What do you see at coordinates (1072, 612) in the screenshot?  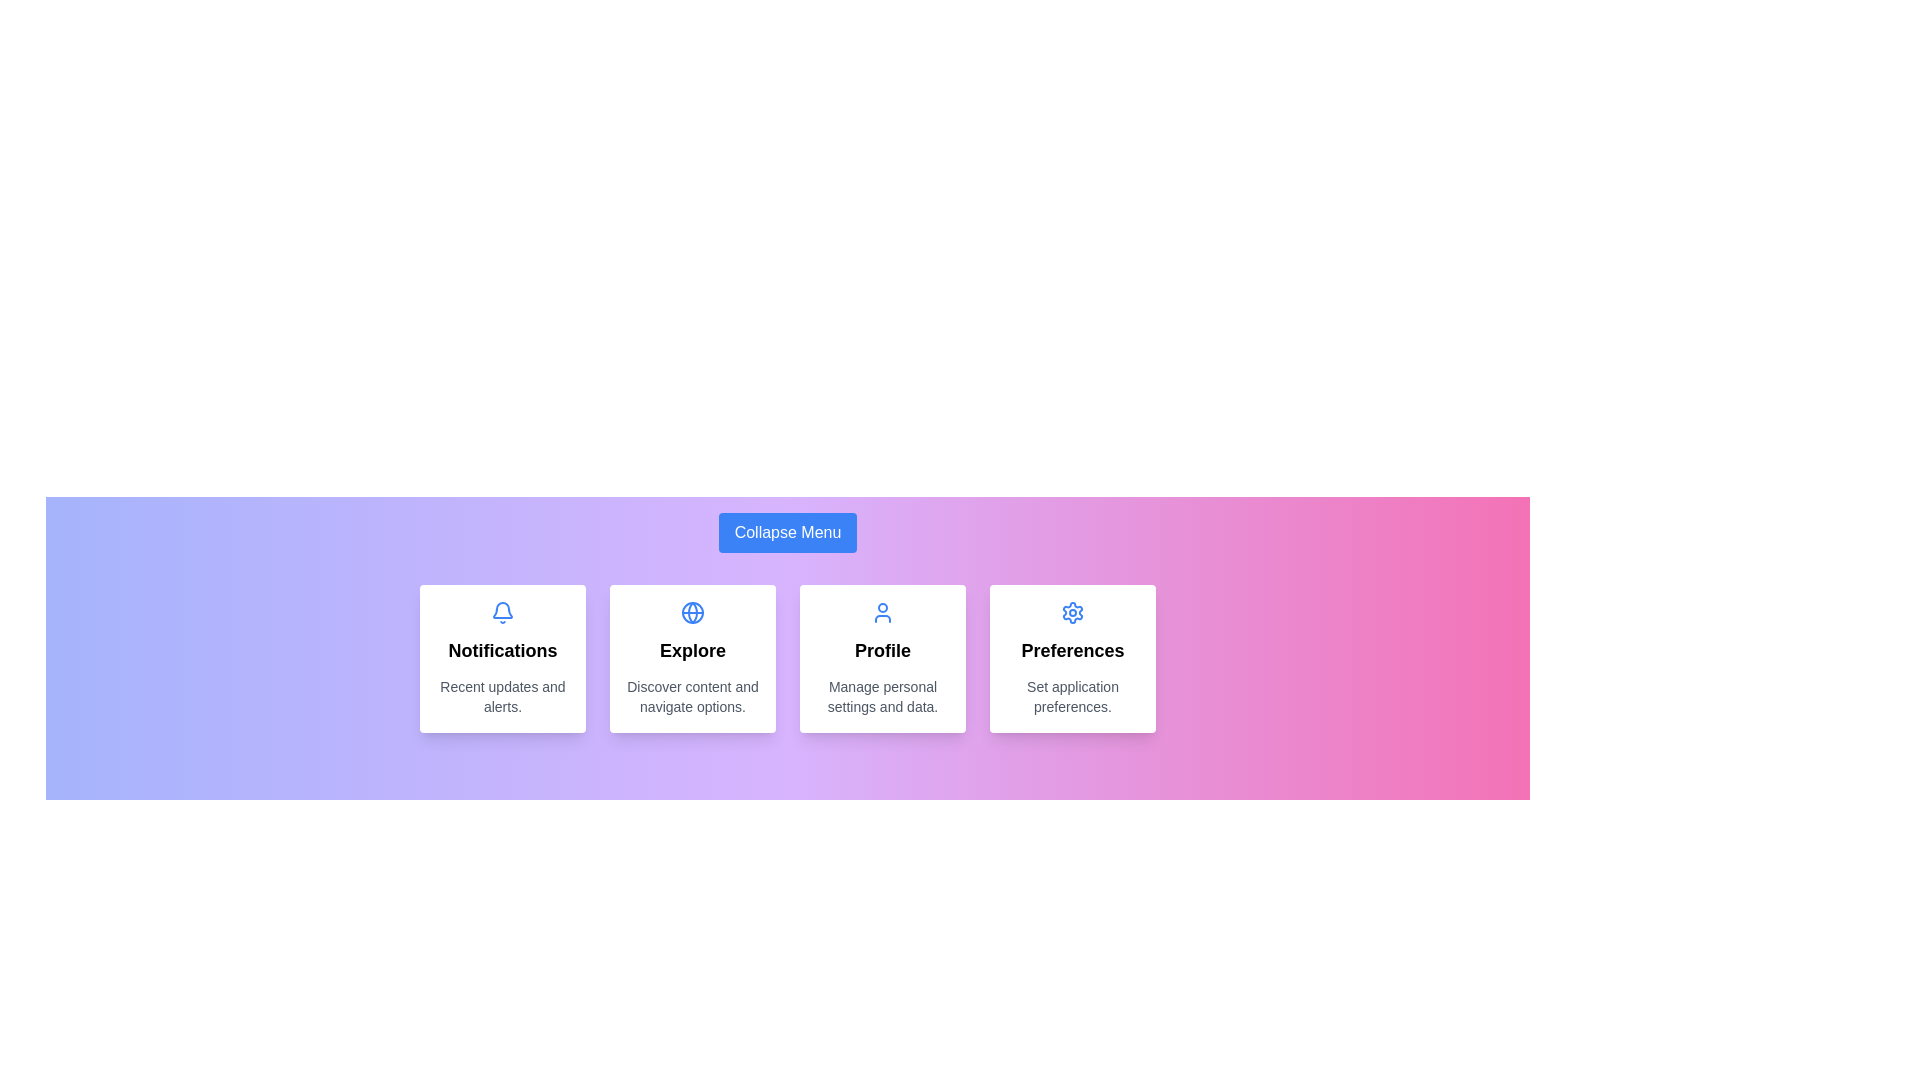 I see `the icon corresponding to the menu item Preferences` at bounding box center [1072, 612].